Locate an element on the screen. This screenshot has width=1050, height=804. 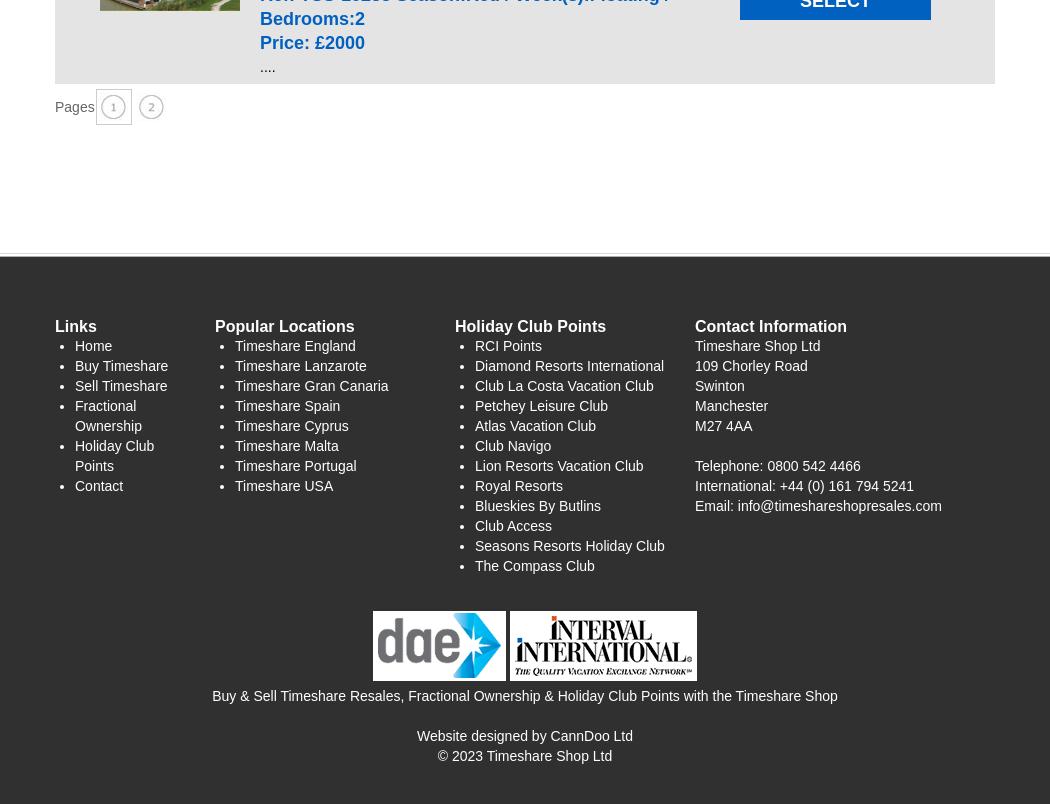
'109 Chorley Road' is located at coordinates (694, 364).